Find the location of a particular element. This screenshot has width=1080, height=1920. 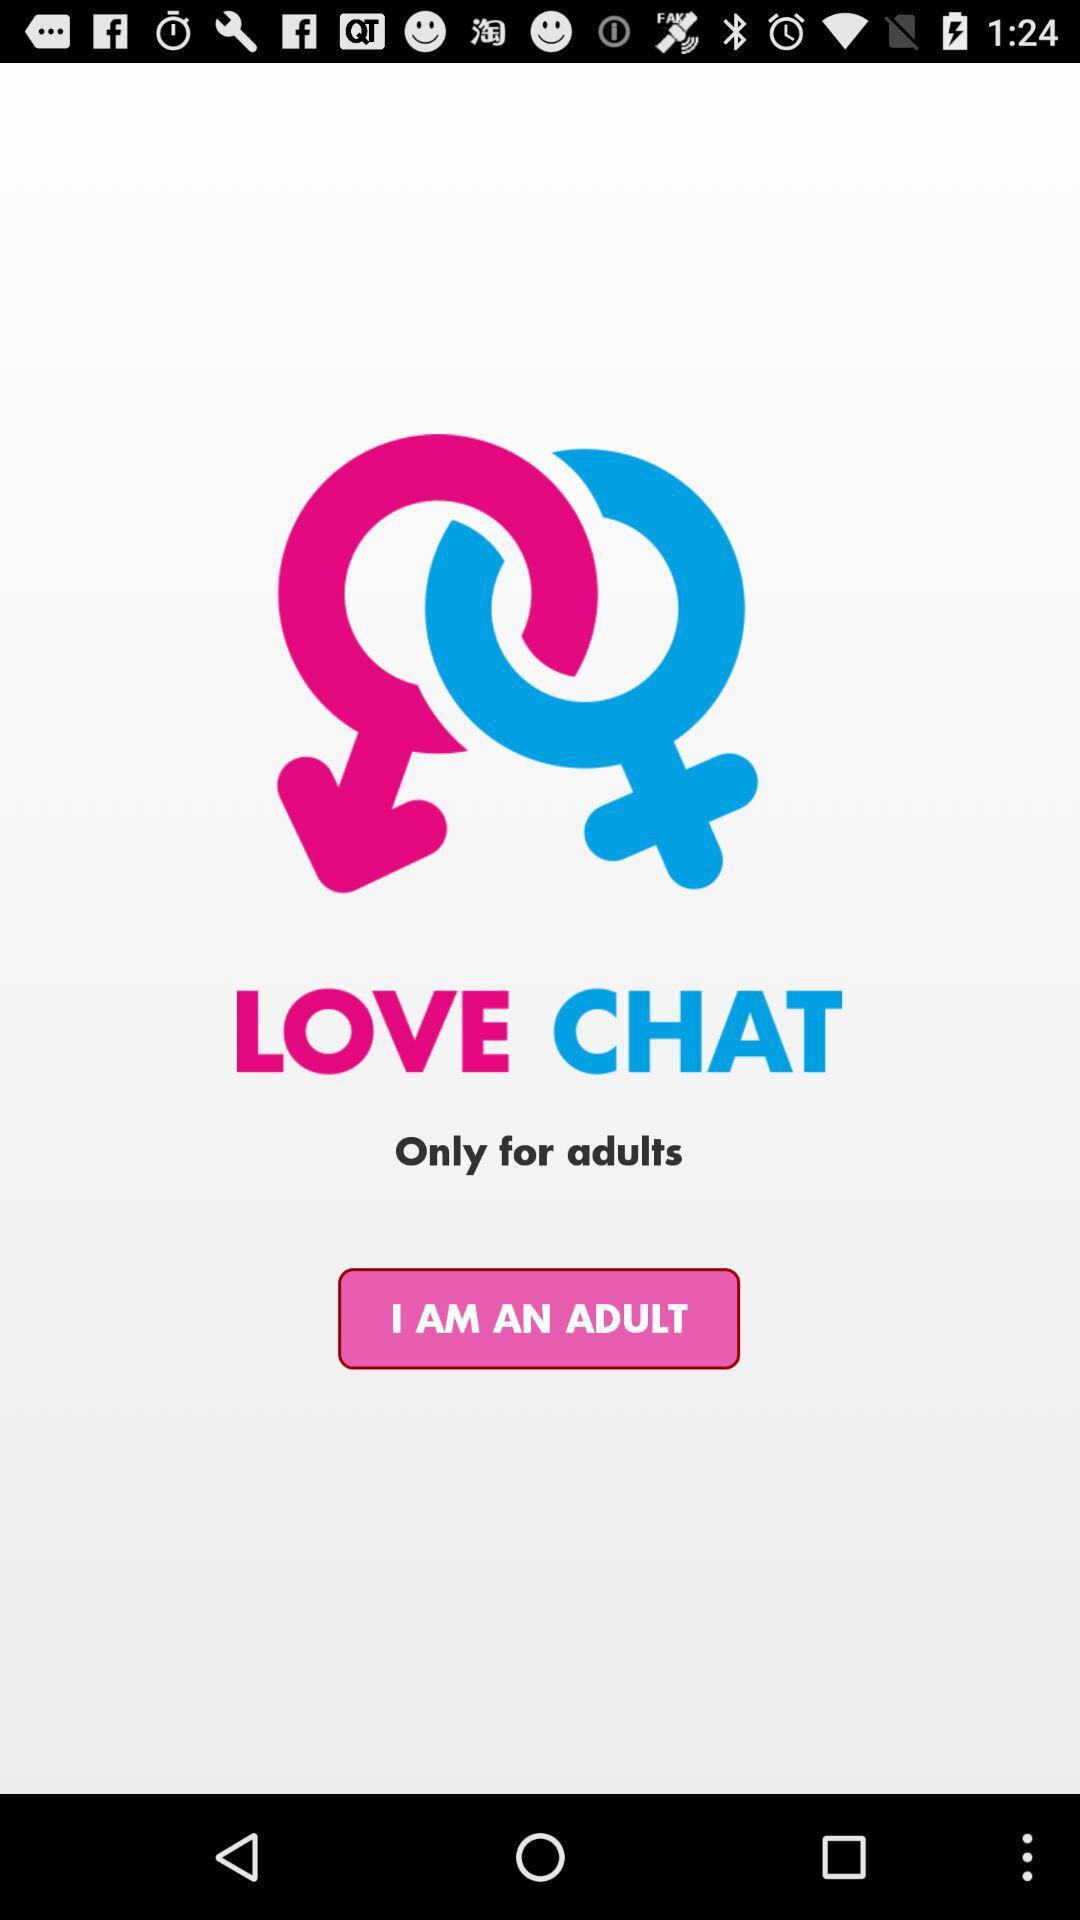

the item below only for adults item is located at coordinates (538, 1318).